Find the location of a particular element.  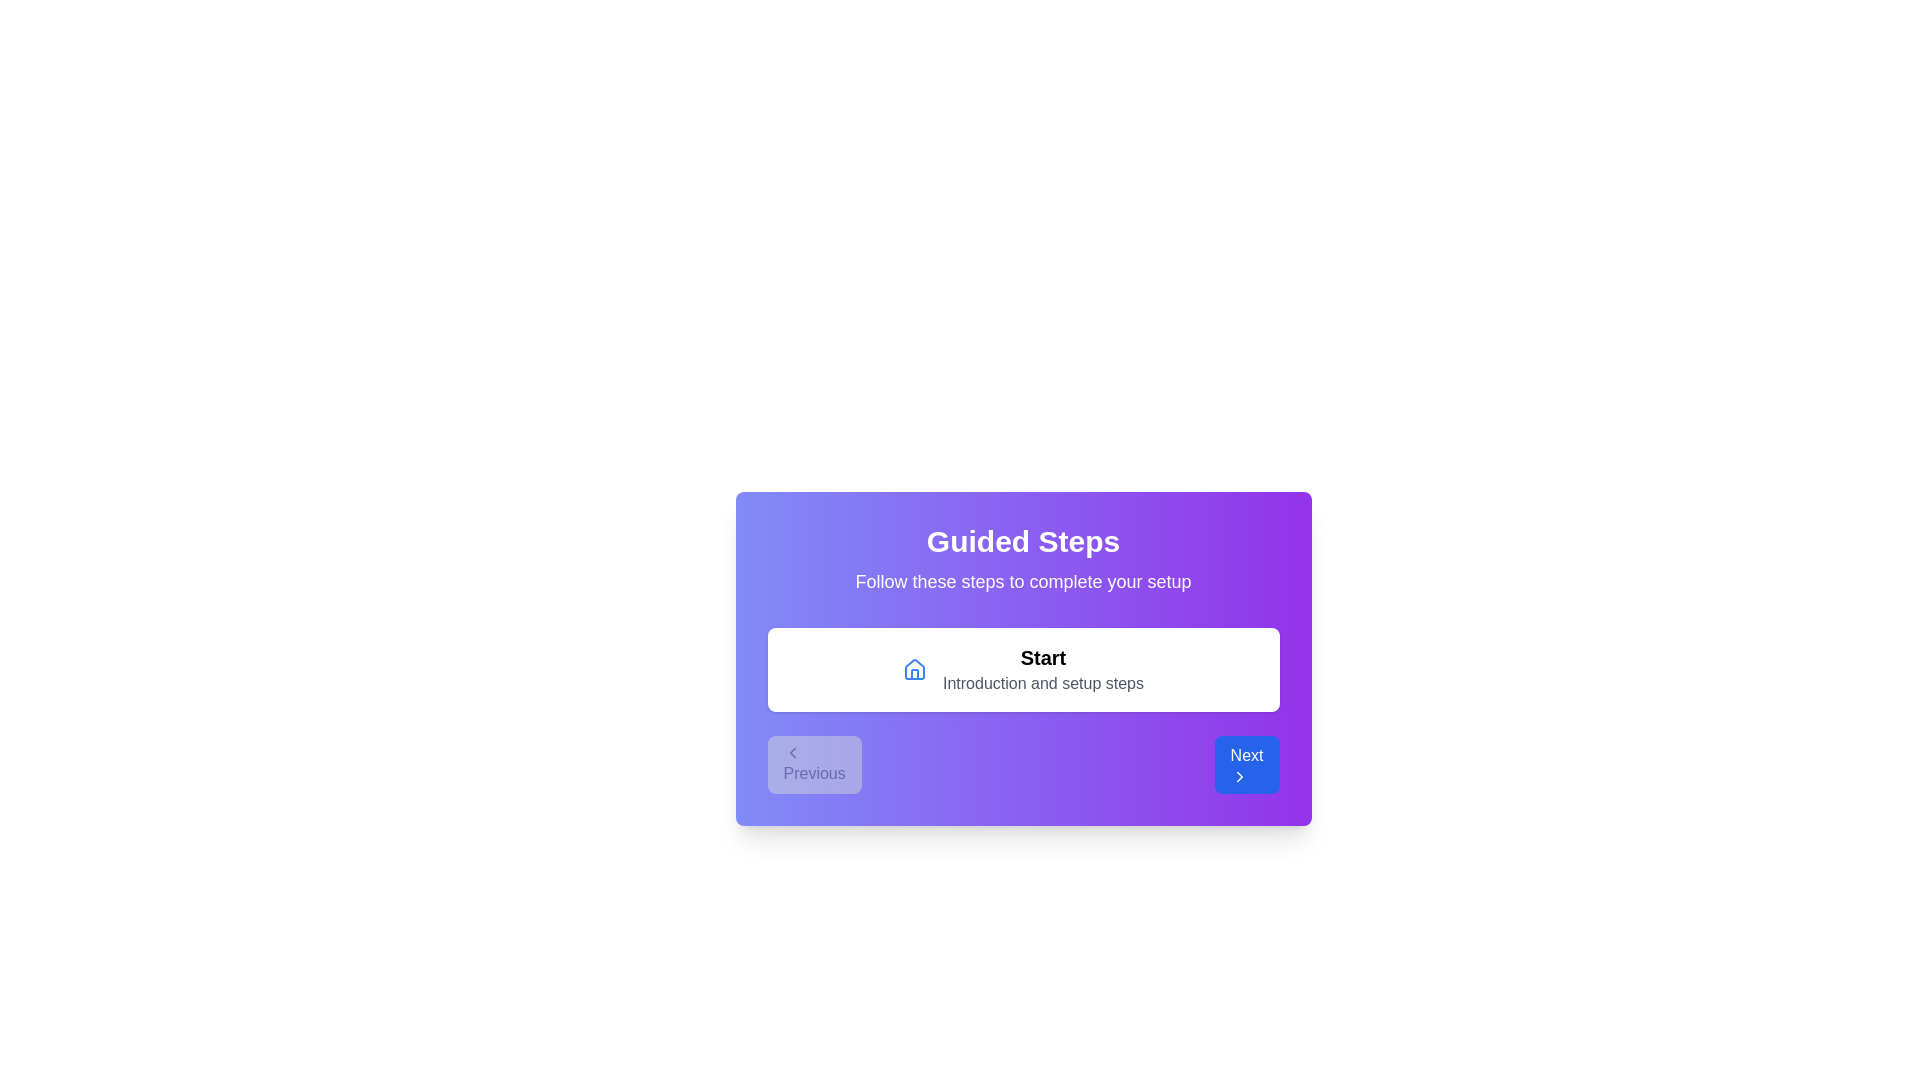

the disabled navigation button located at the bottom-left corner of the modal, which is the leftmost button in a horizontal layout containing a 'Next' button is located at coordinates (814, 764).